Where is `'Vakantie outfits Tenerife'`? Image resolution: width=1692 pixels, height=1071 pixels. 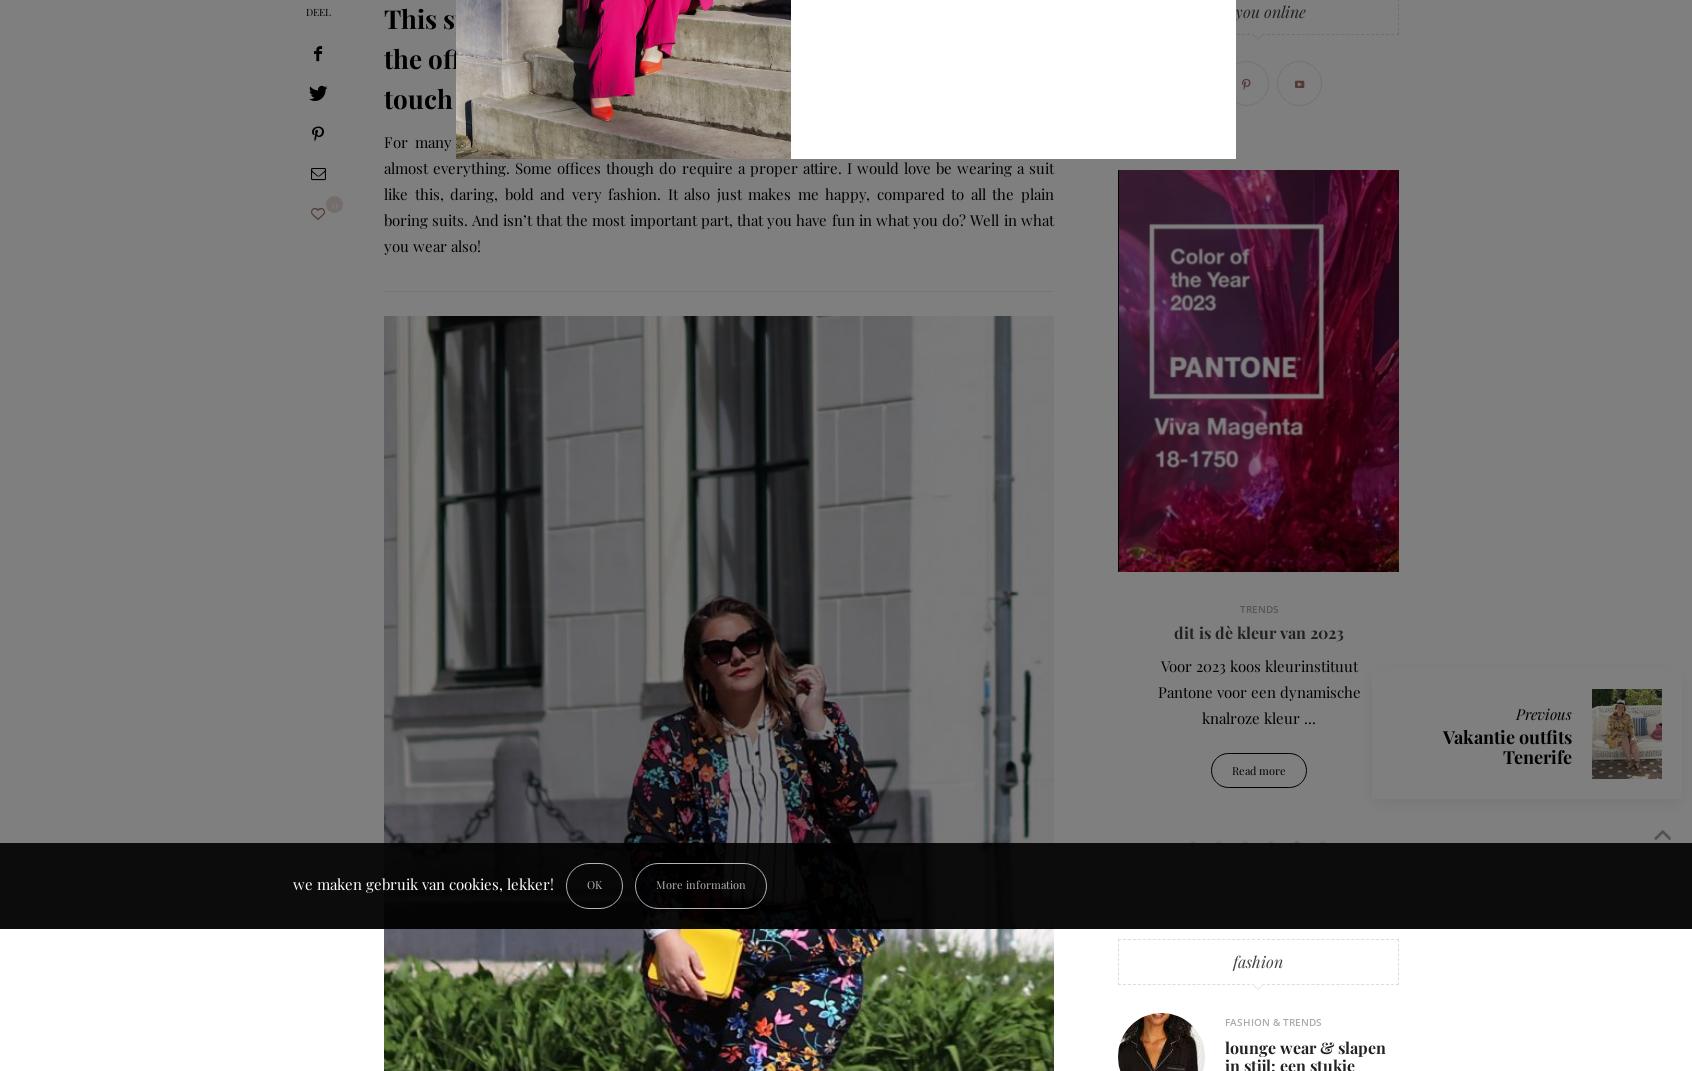
'Vakantie outfits Tenerife' is located at coordinates (1507, 747).